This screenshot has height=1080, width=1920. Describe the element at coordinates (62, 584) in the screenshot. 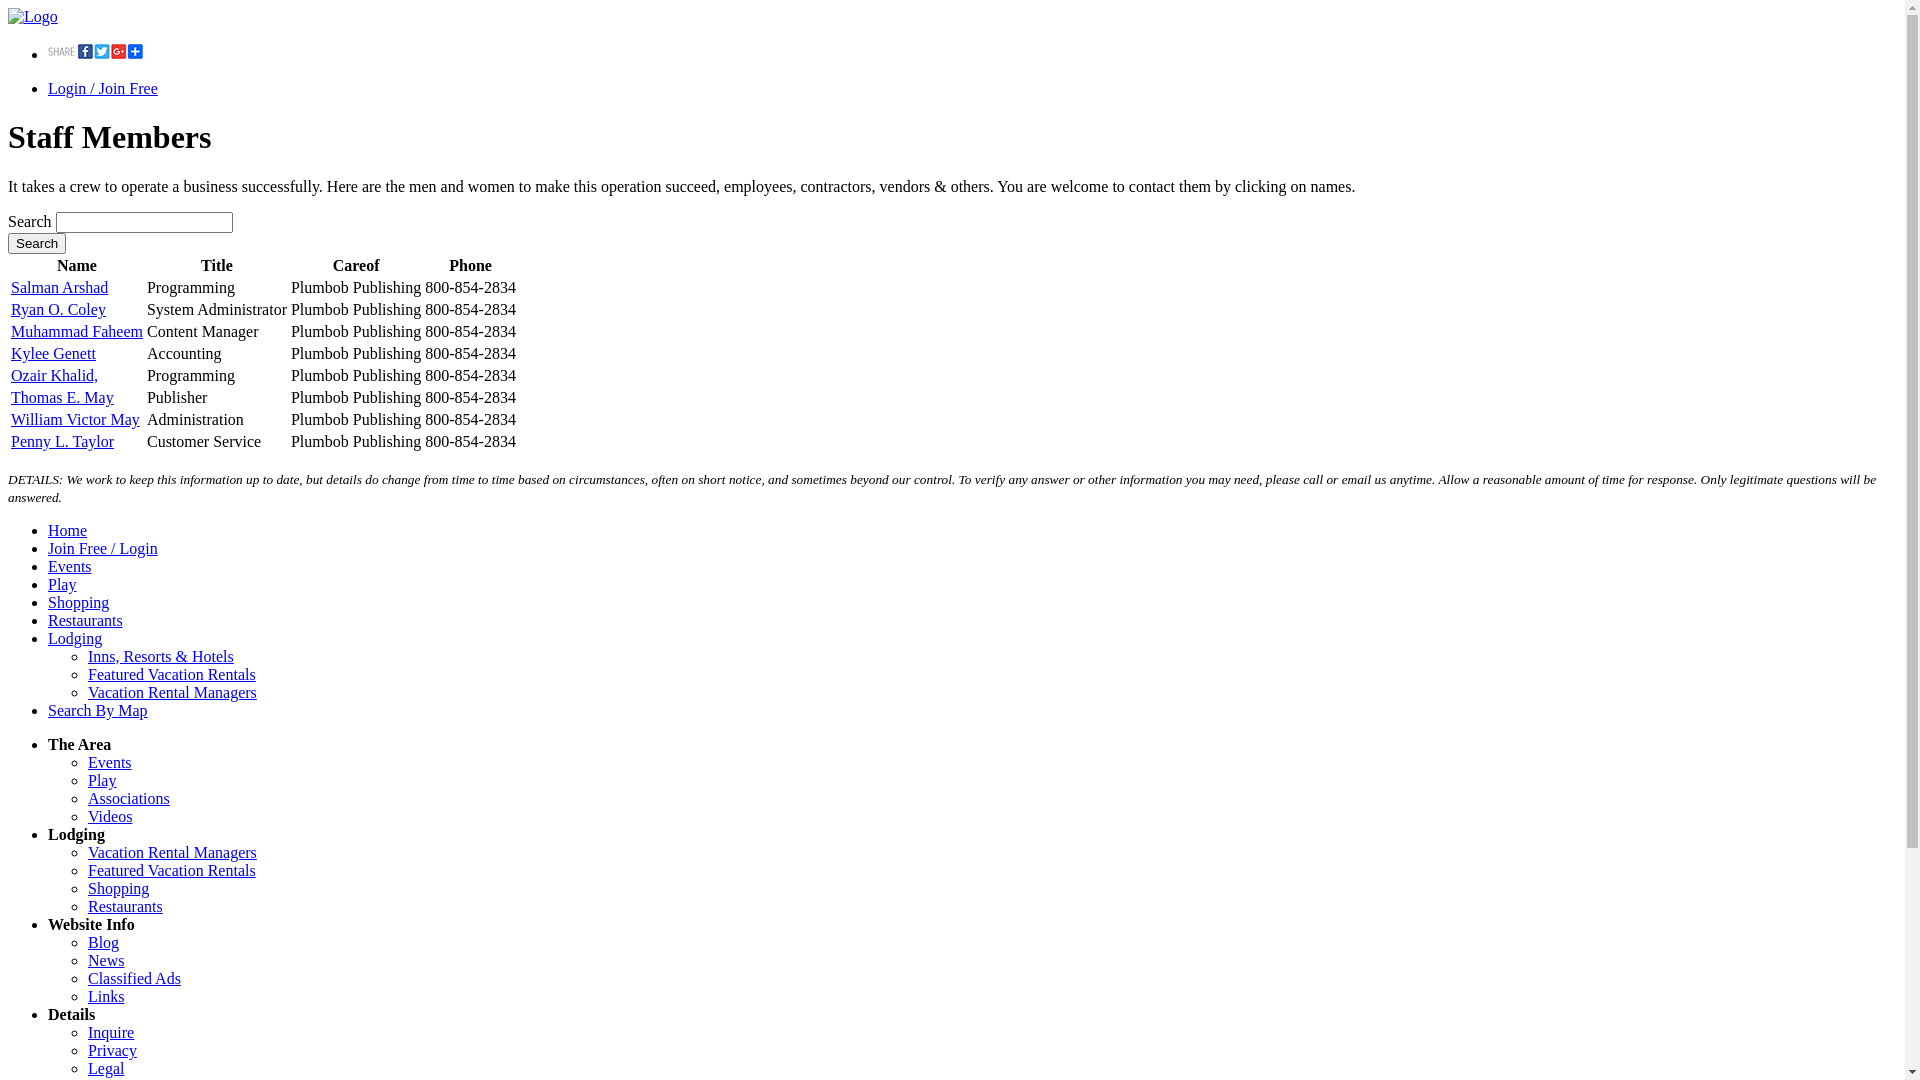

I see `'Play'` at that location.